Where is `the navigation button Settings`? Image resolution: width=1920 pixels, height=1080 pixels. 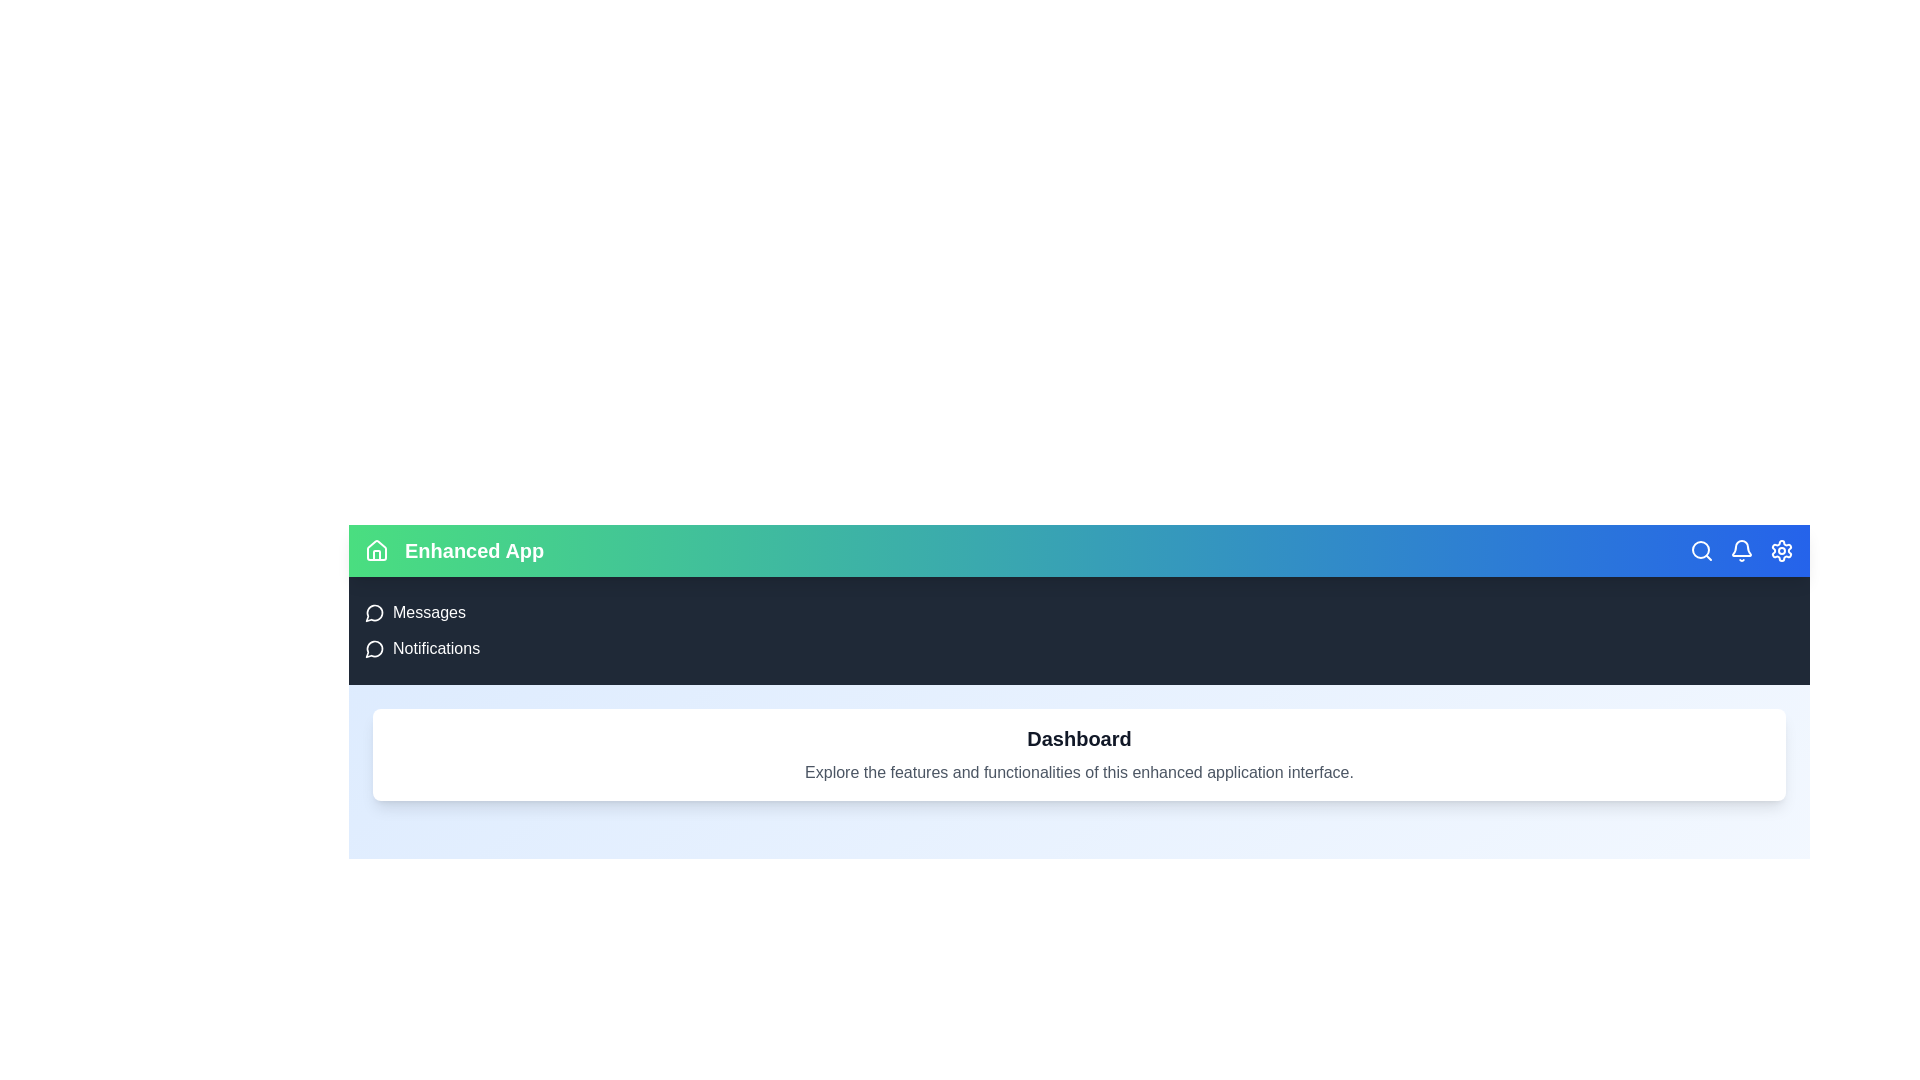 the navigation button Settings is located at coordinates (1781, 551).